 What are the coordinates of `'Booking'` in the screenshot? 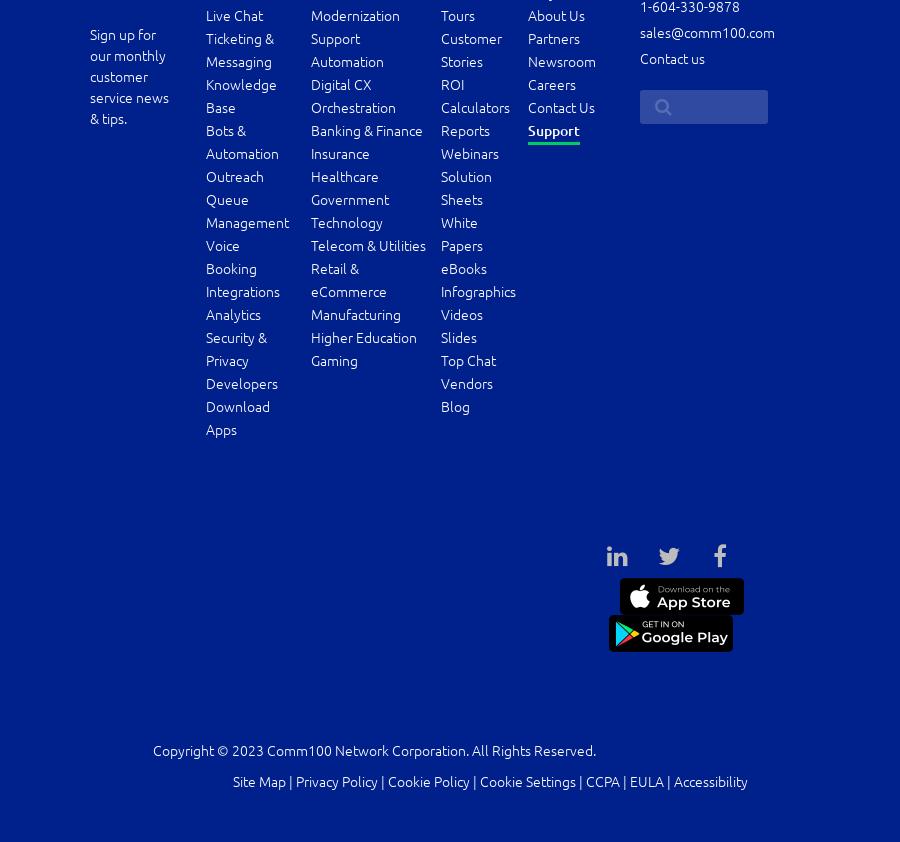 It's located at (229, 268).